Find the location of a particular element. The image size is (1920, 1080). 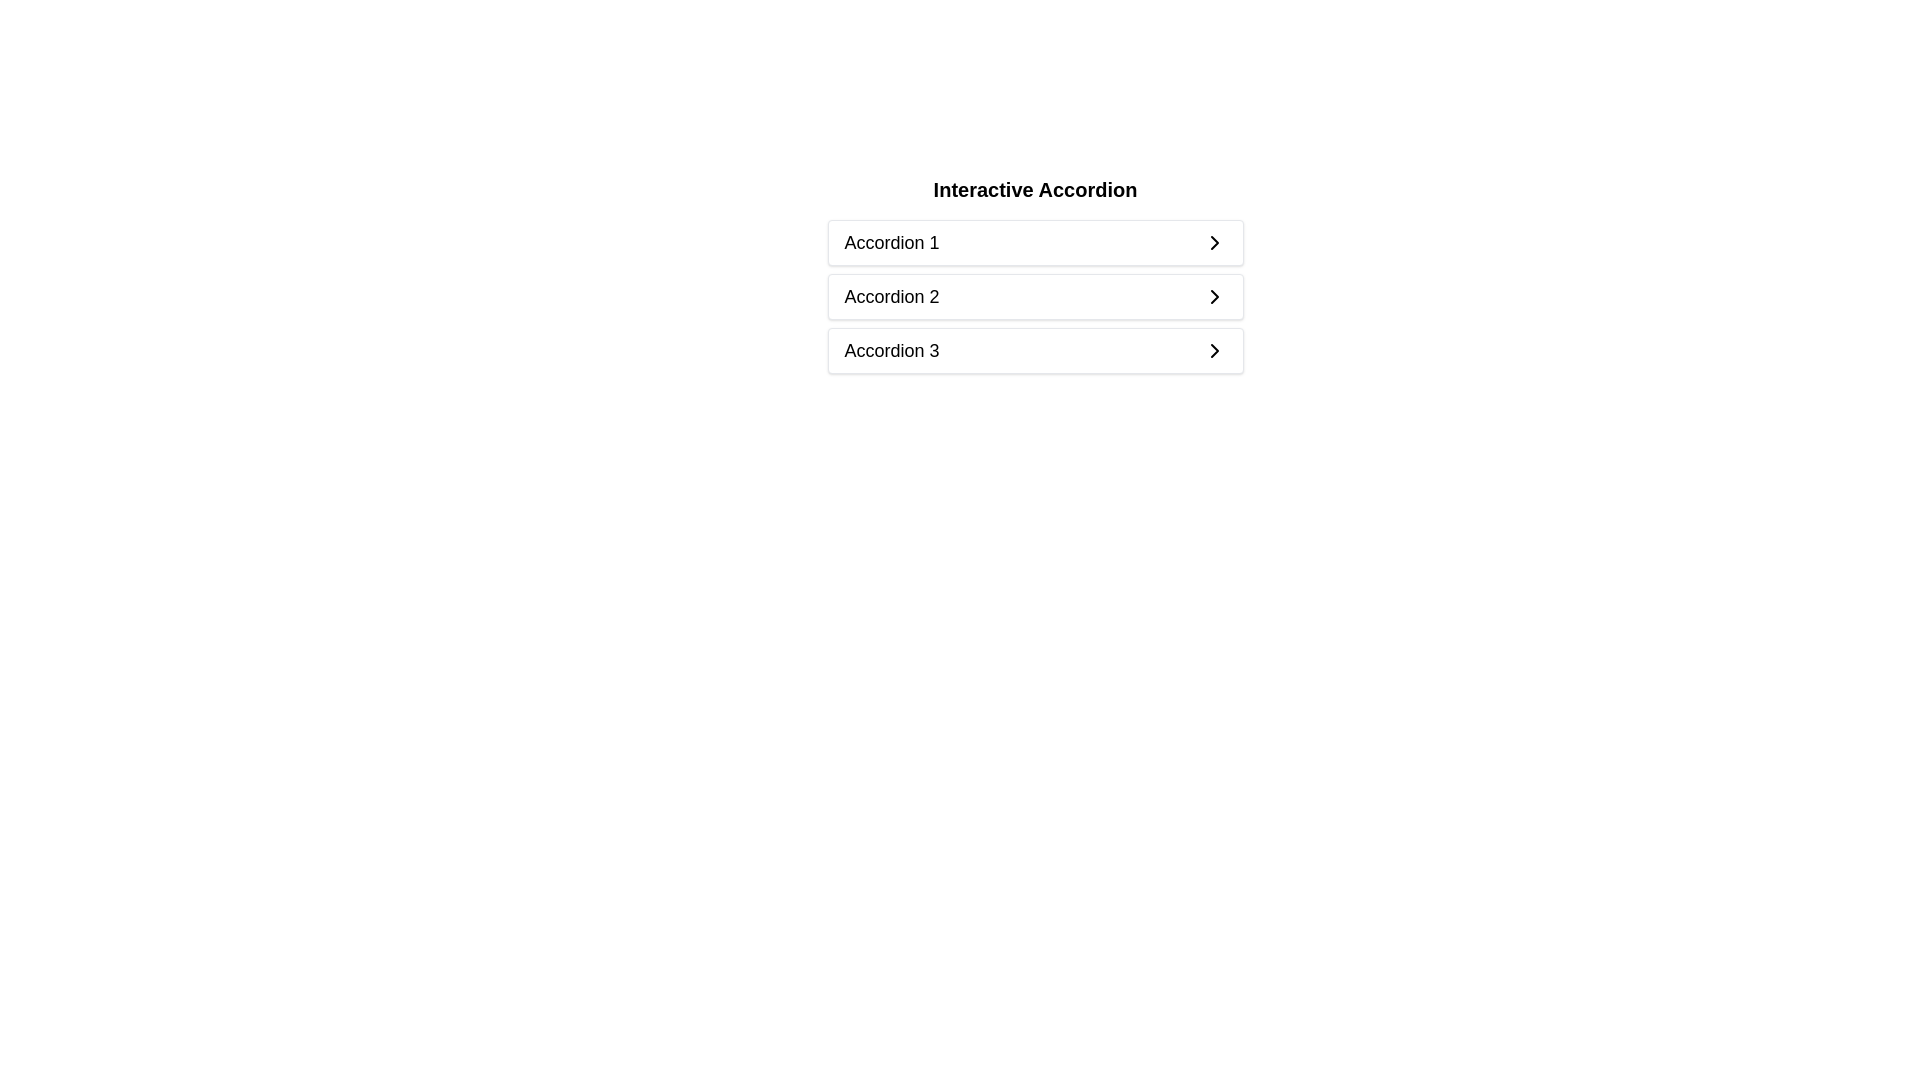

the SVG Icon (Right Arrow) located to the right of the text label 'Accordion 2' is located at coordinates (1213, 297).